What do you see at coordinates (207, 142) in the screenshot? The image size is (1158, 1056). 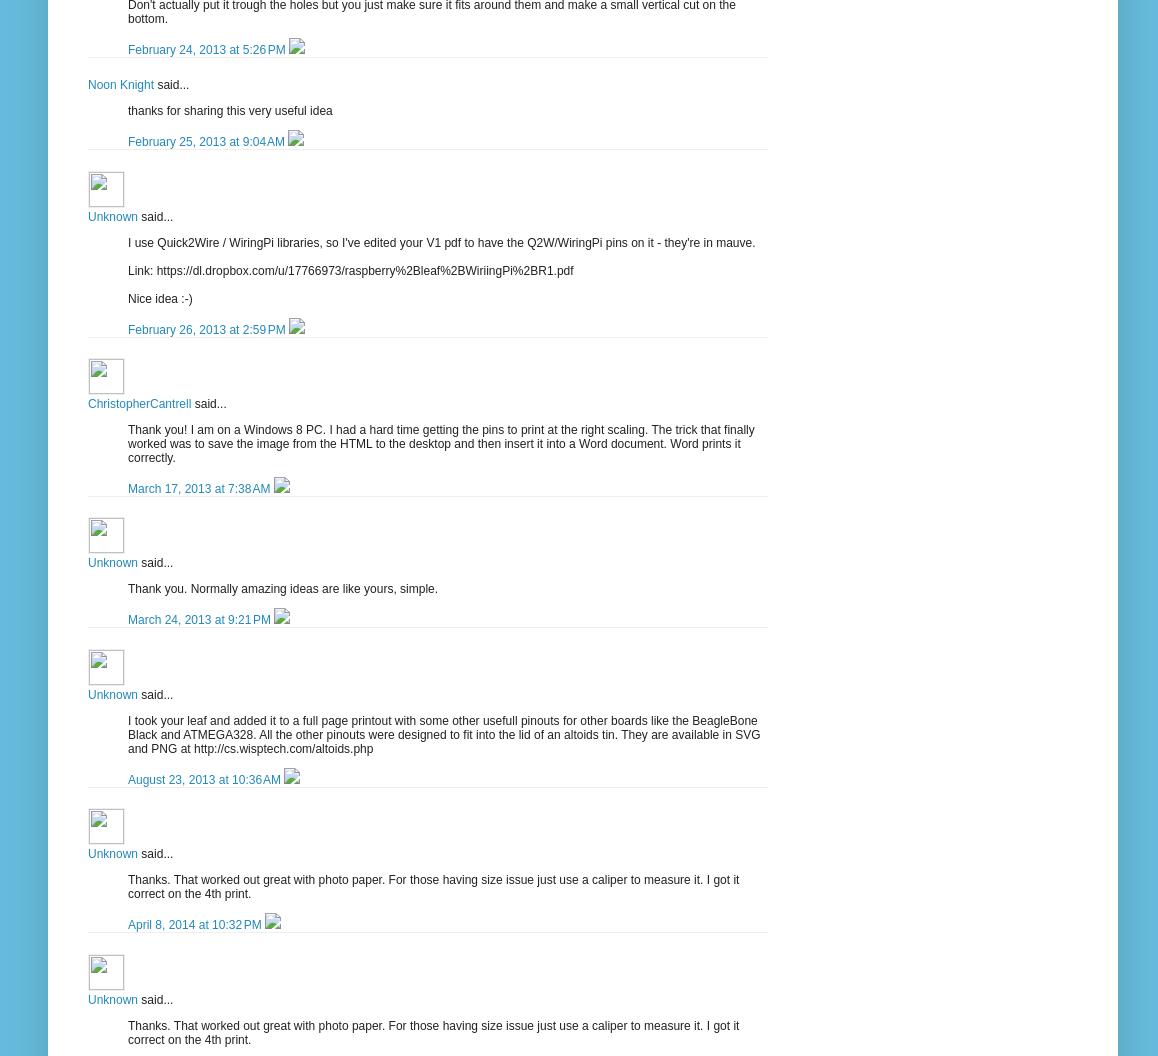 I see `'February 25, 2013 at 9:04 AM'` at bounding box center [207, 142].